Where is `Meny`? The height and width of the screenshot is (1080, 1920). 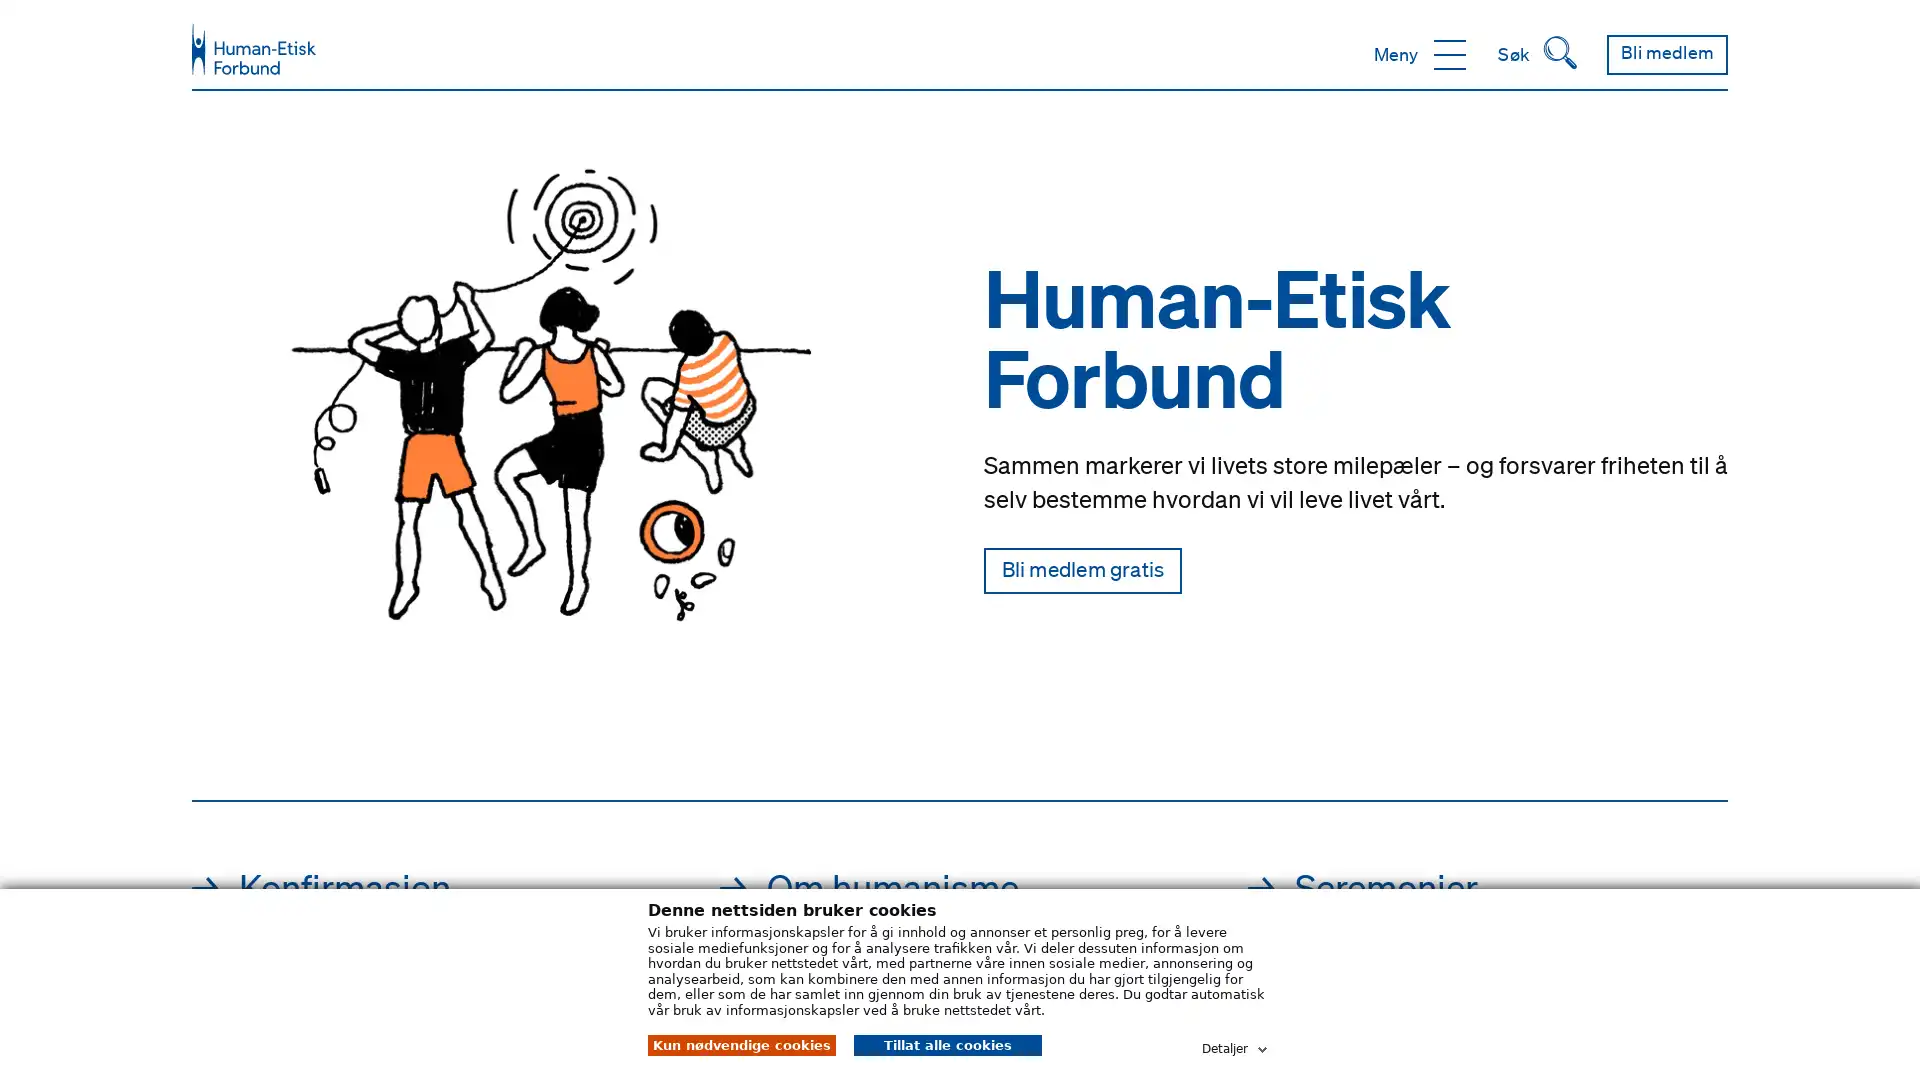 Meny is located at coordinates (1418, 56).